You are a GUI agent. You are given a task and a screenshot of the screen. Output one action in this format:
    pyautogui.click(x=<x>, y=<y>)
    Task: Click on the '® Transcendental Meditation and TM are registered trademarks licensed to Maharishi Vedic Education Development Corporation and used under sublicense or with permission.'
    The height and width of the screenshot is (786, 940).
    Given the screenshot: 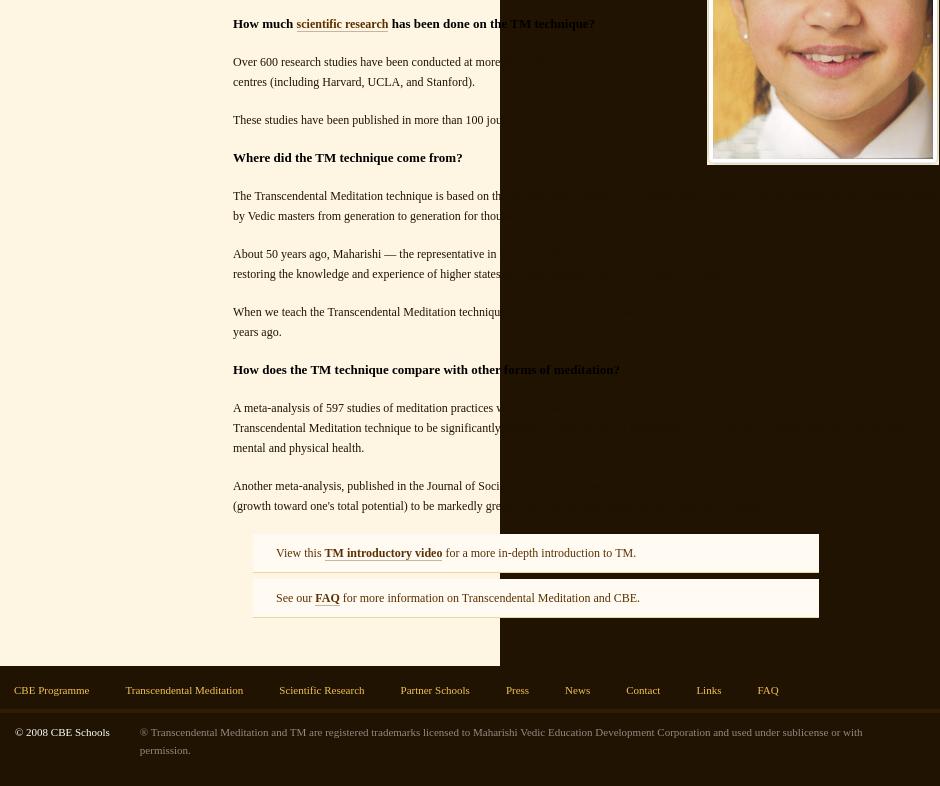 What is the action you would take?
    pyautogui.click(x=500, y=740)
    